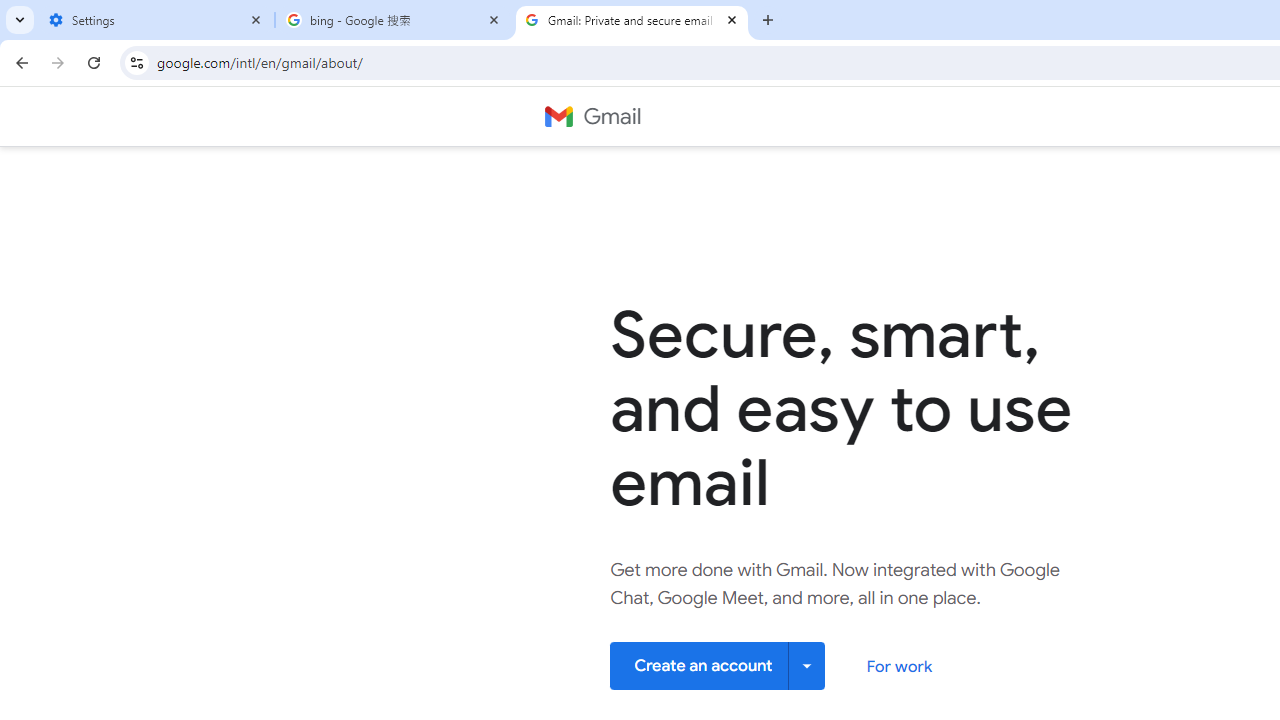 This screenshot has height=720, width=1280. What do you see at coordinates (155, 20) in the screenshot?
I see `'Settings'` at bounding box center [155, 20].